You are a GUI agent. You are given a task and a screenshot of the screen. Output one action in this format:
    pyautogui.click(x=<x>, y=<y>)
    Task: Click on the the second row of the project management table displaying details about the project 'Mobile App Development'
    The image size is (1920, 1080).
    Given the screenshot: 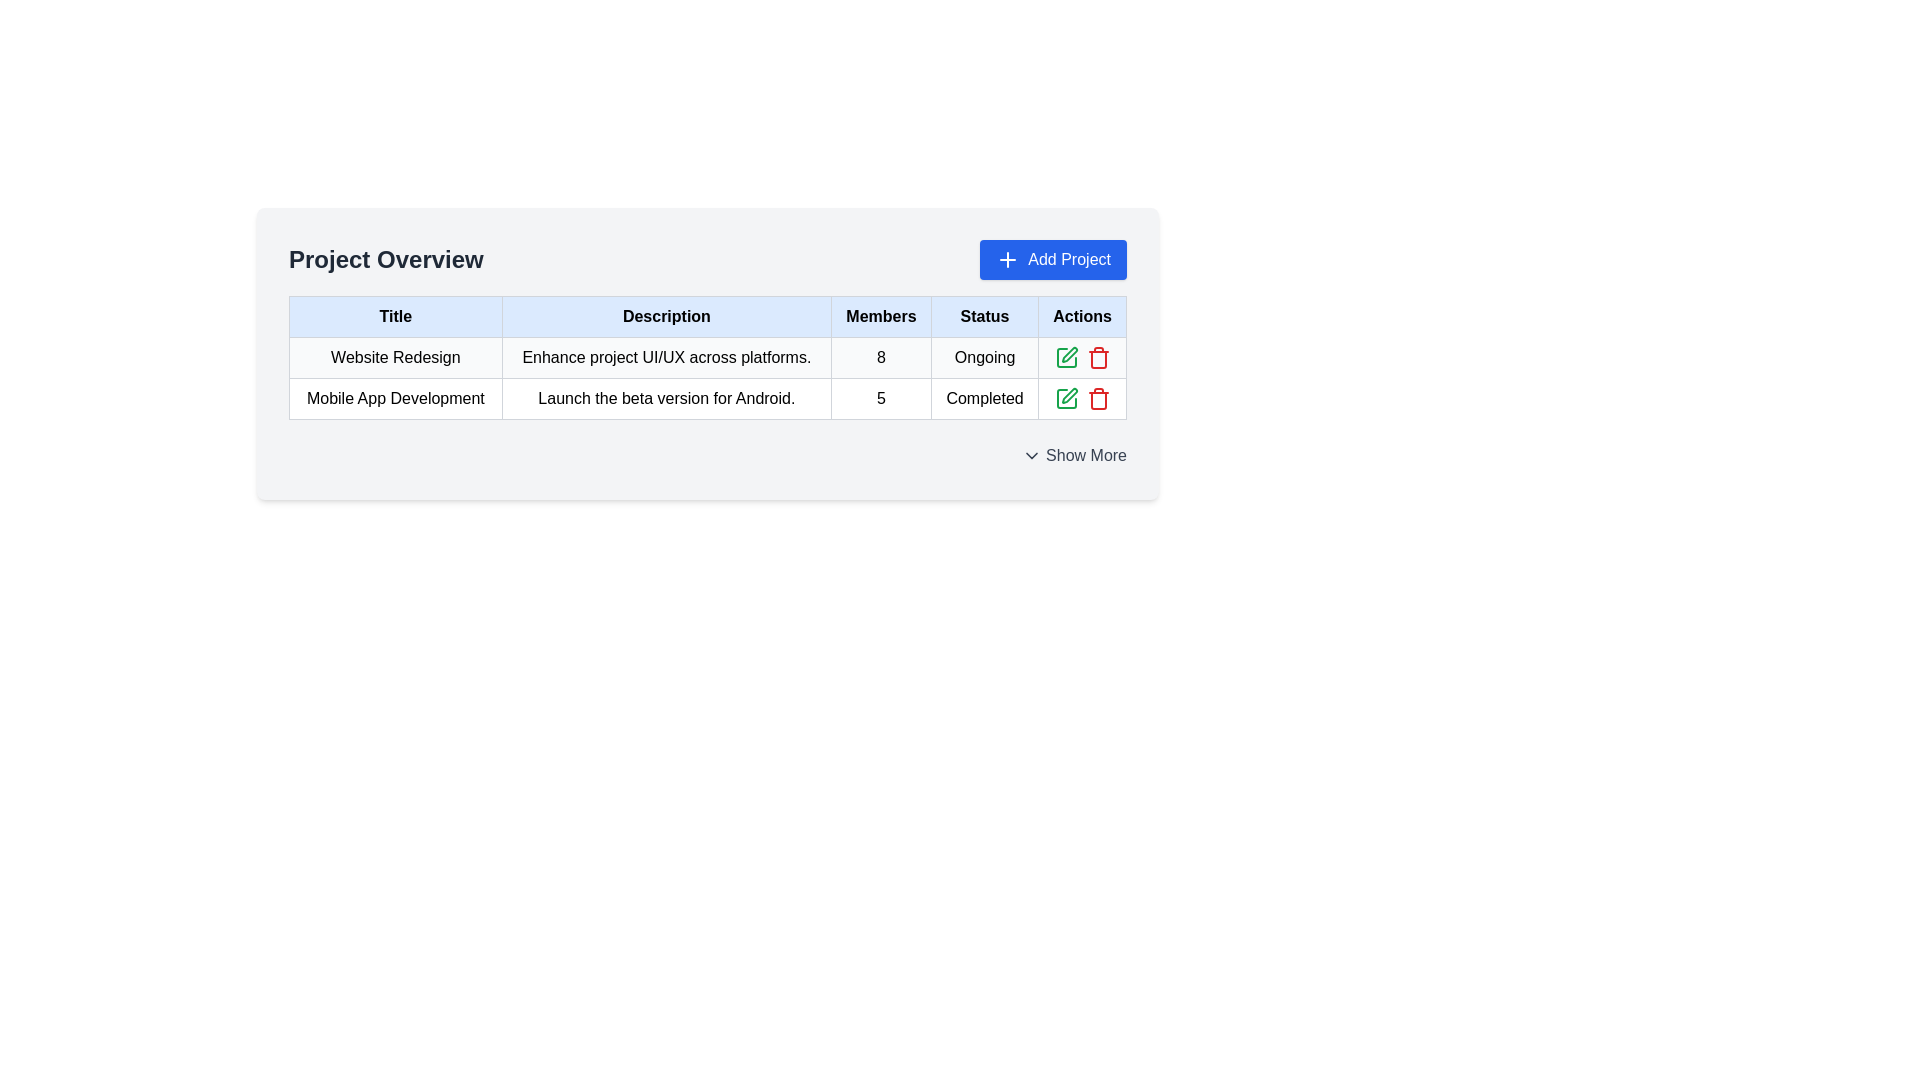 What is the action you would take?
    pyautogui.click(x=708, y=398)
    